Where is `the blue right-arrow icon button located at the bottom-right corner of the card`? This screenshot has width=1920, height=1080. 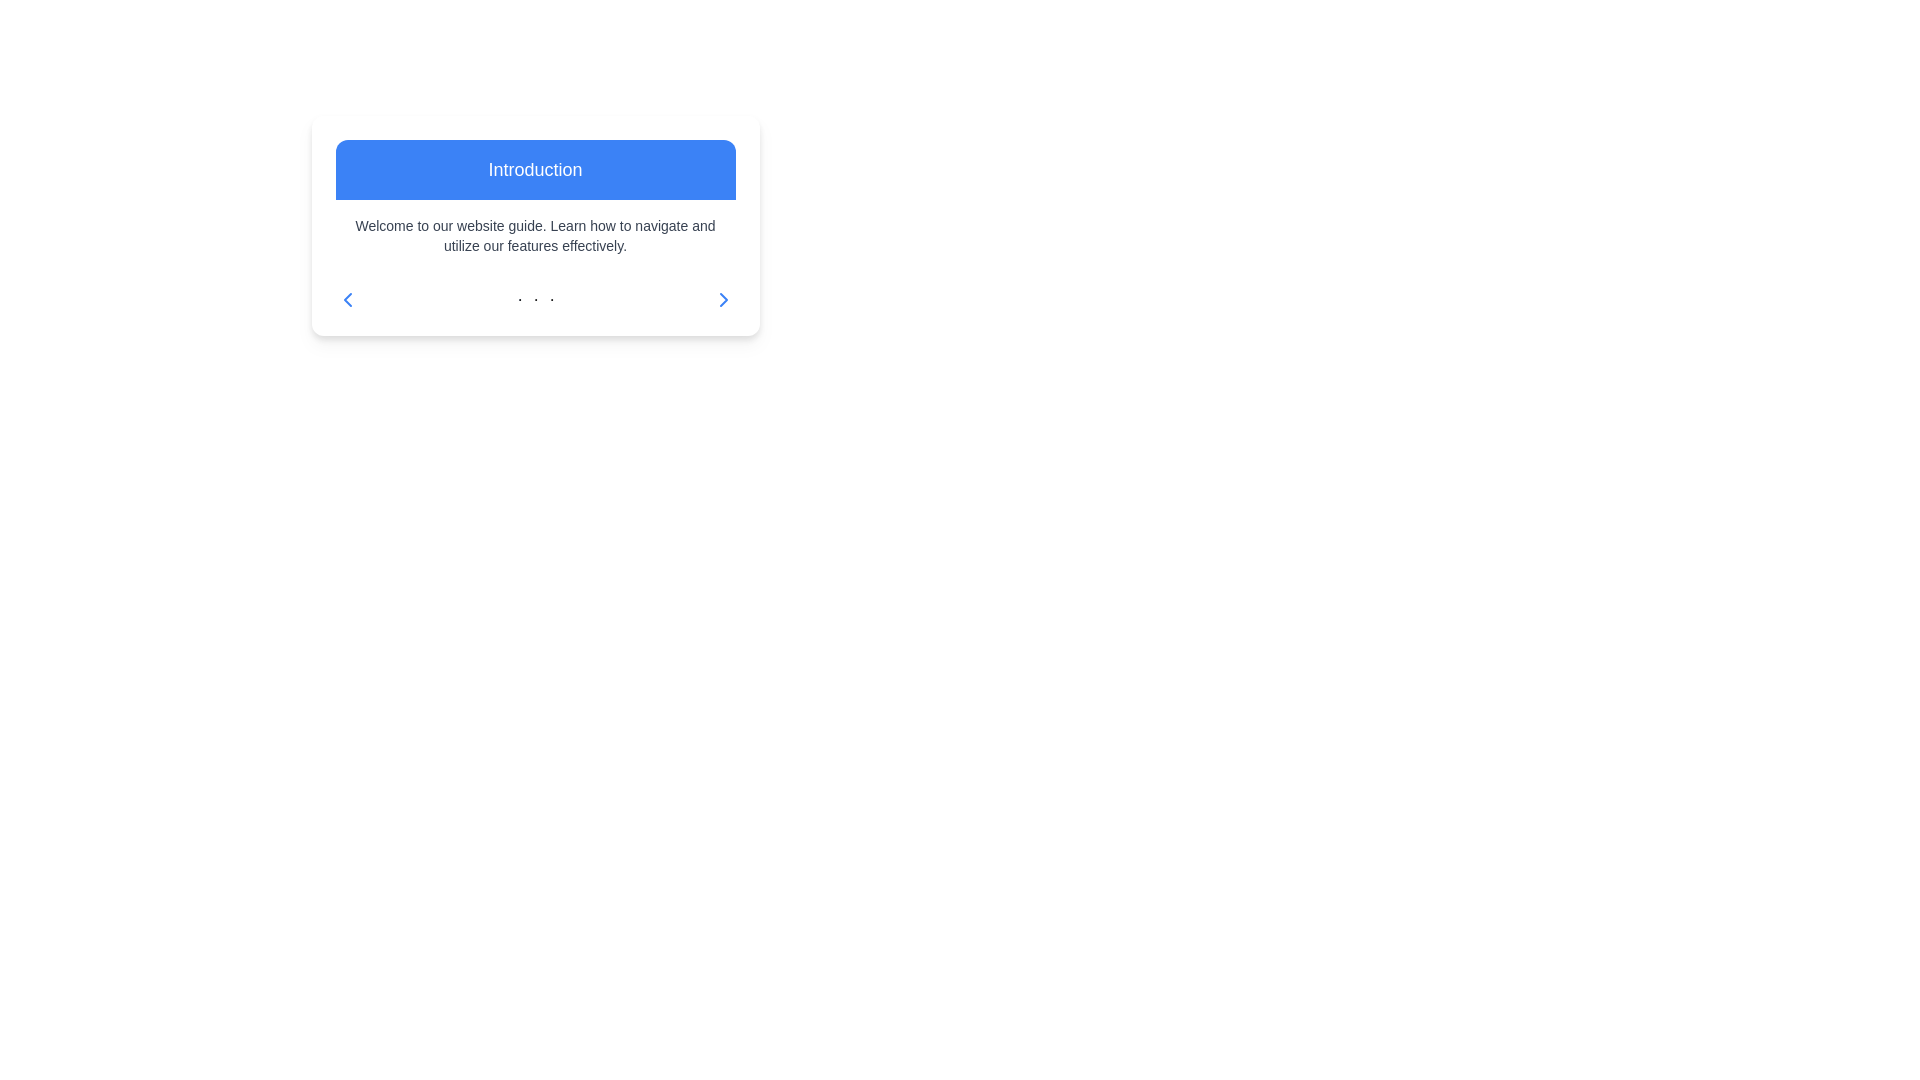 the blue right-arrow icon button located at the bottom-right corner of the card is located at coordinates (722, 300).